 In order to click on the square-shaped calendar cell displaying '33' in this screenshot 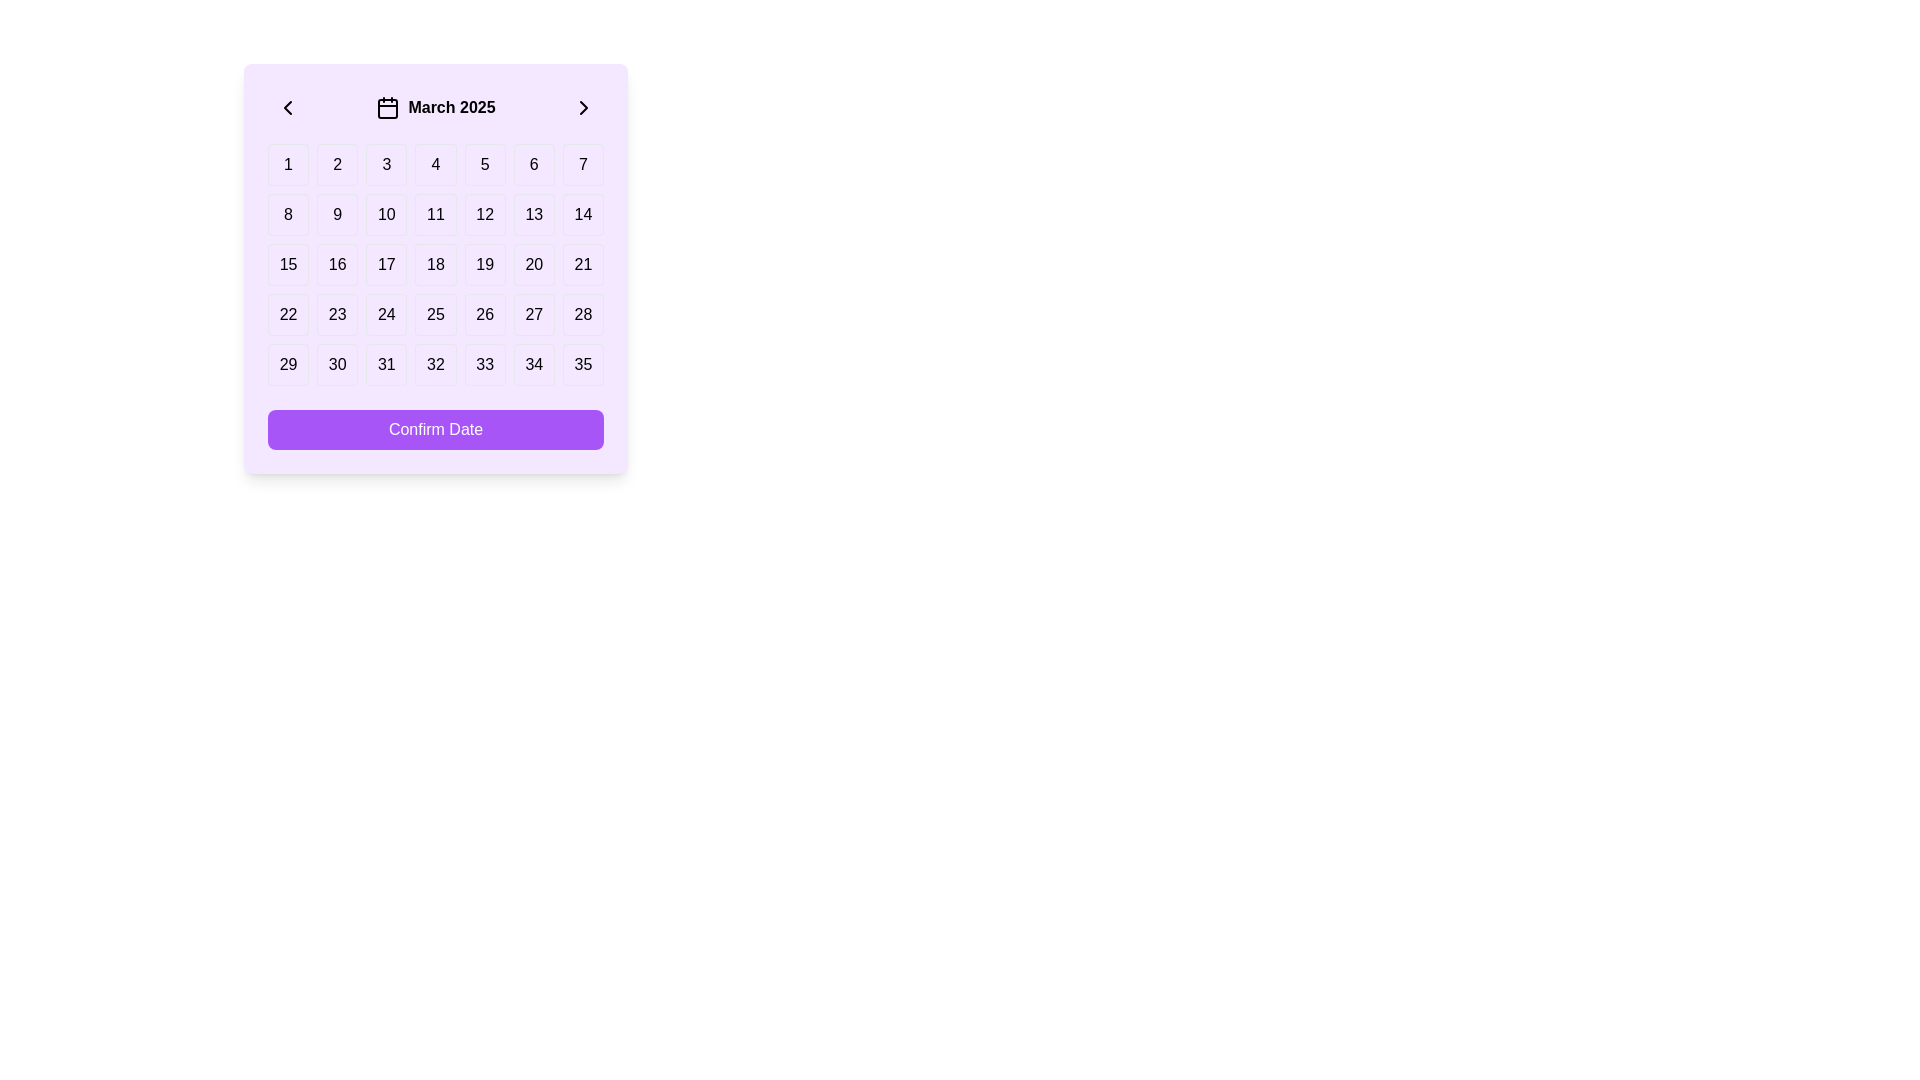, I will do `click(485, 365)`.